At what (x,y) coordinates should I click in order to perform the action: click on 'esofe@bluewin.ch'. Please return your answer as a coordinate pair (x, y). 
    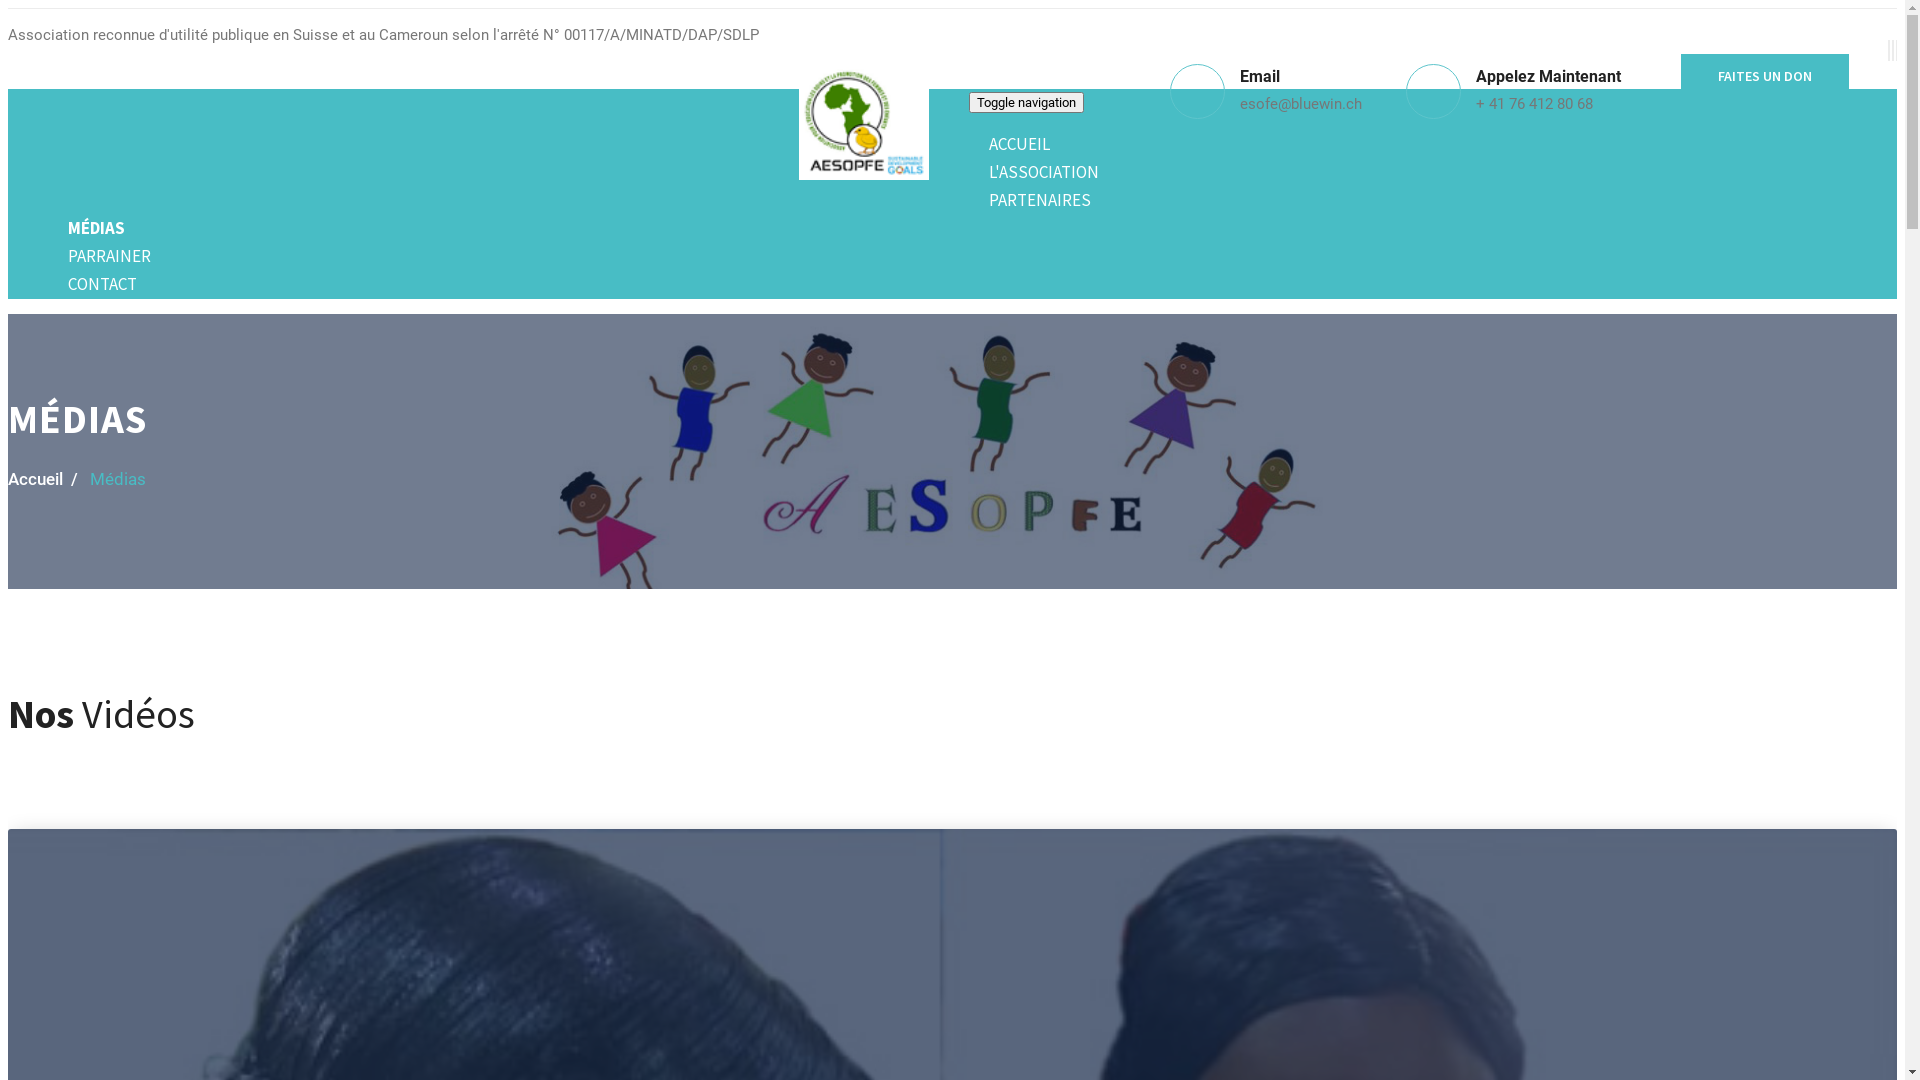
    Looking at the image, I should click on (1300, 104).